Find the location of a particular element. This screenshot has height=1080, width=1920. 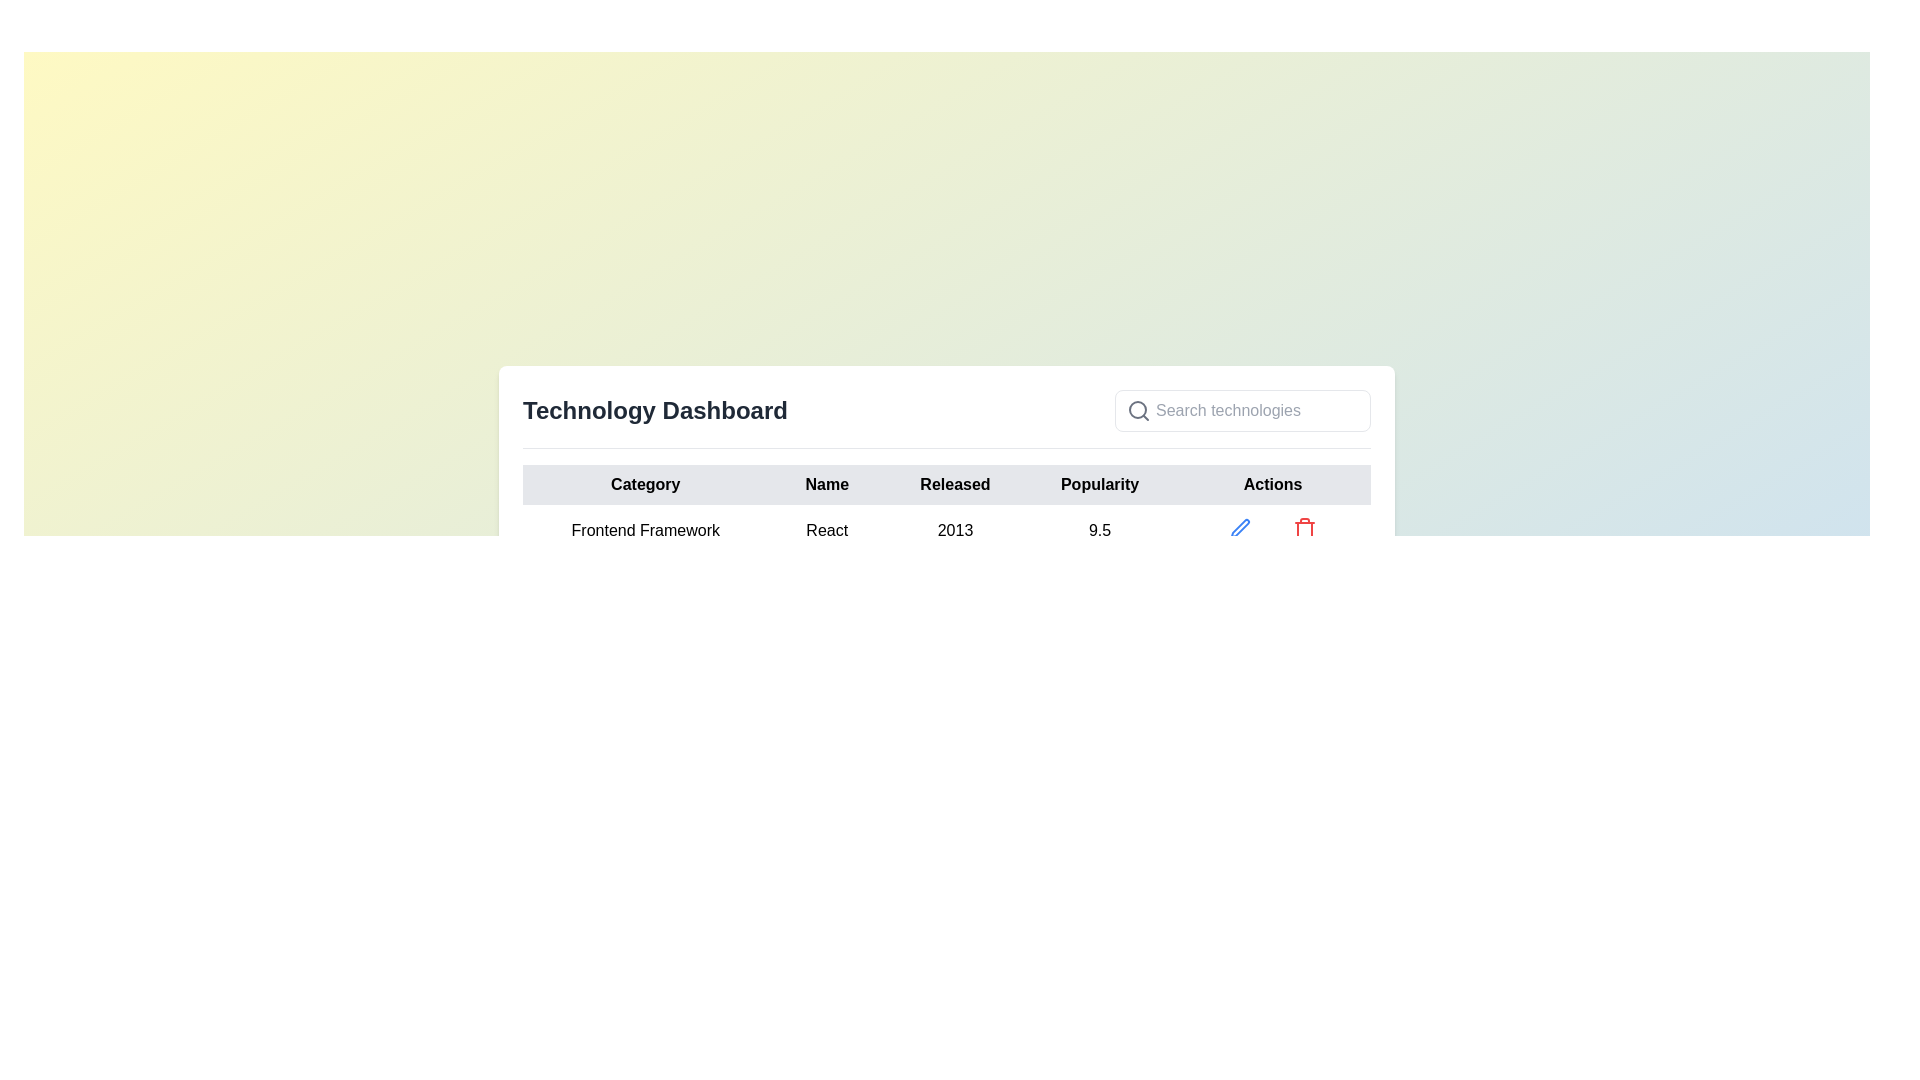

the text label displaying '9.5' in the 'Popularity' column of the table layout is located at coordinates (1098, 529).